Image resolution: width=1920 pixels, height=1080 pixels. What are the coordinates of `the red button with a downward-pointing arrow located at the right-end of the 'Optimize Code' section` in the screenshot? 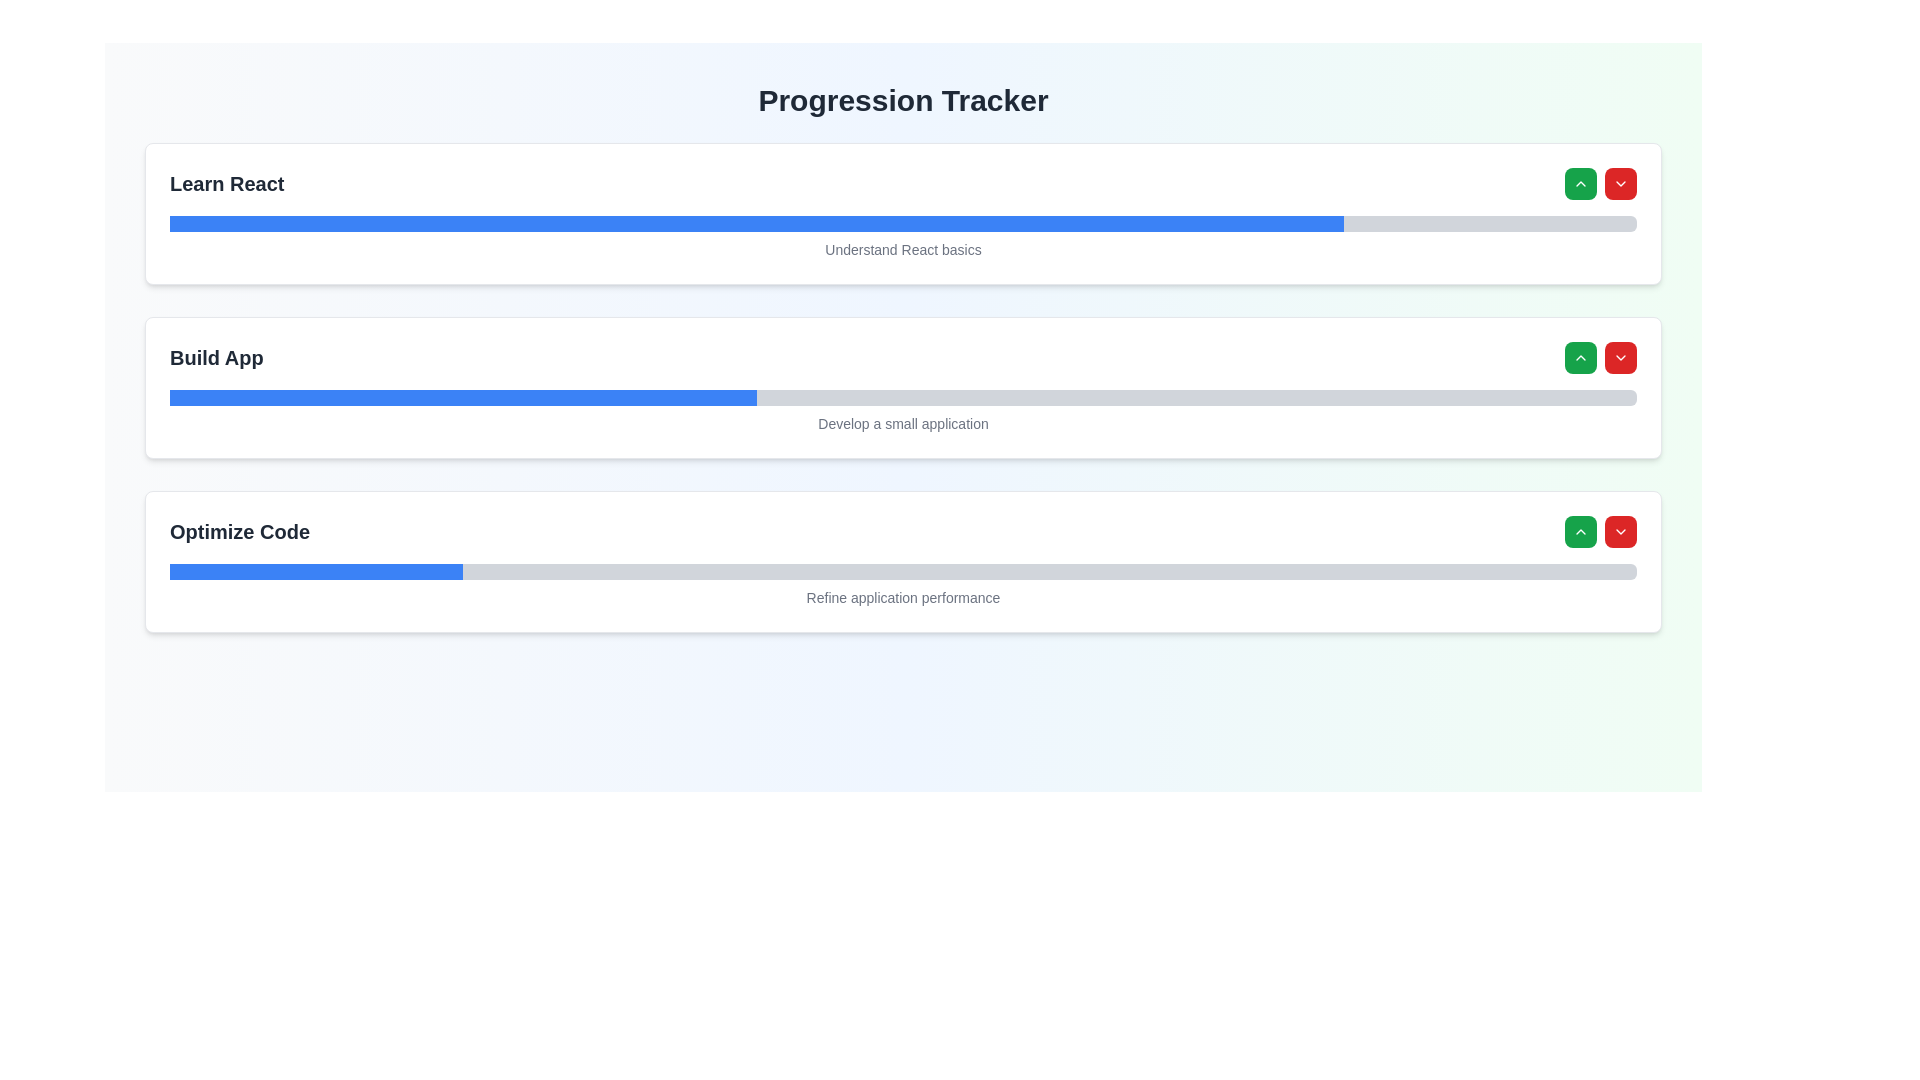 It's located at (1601, 531).